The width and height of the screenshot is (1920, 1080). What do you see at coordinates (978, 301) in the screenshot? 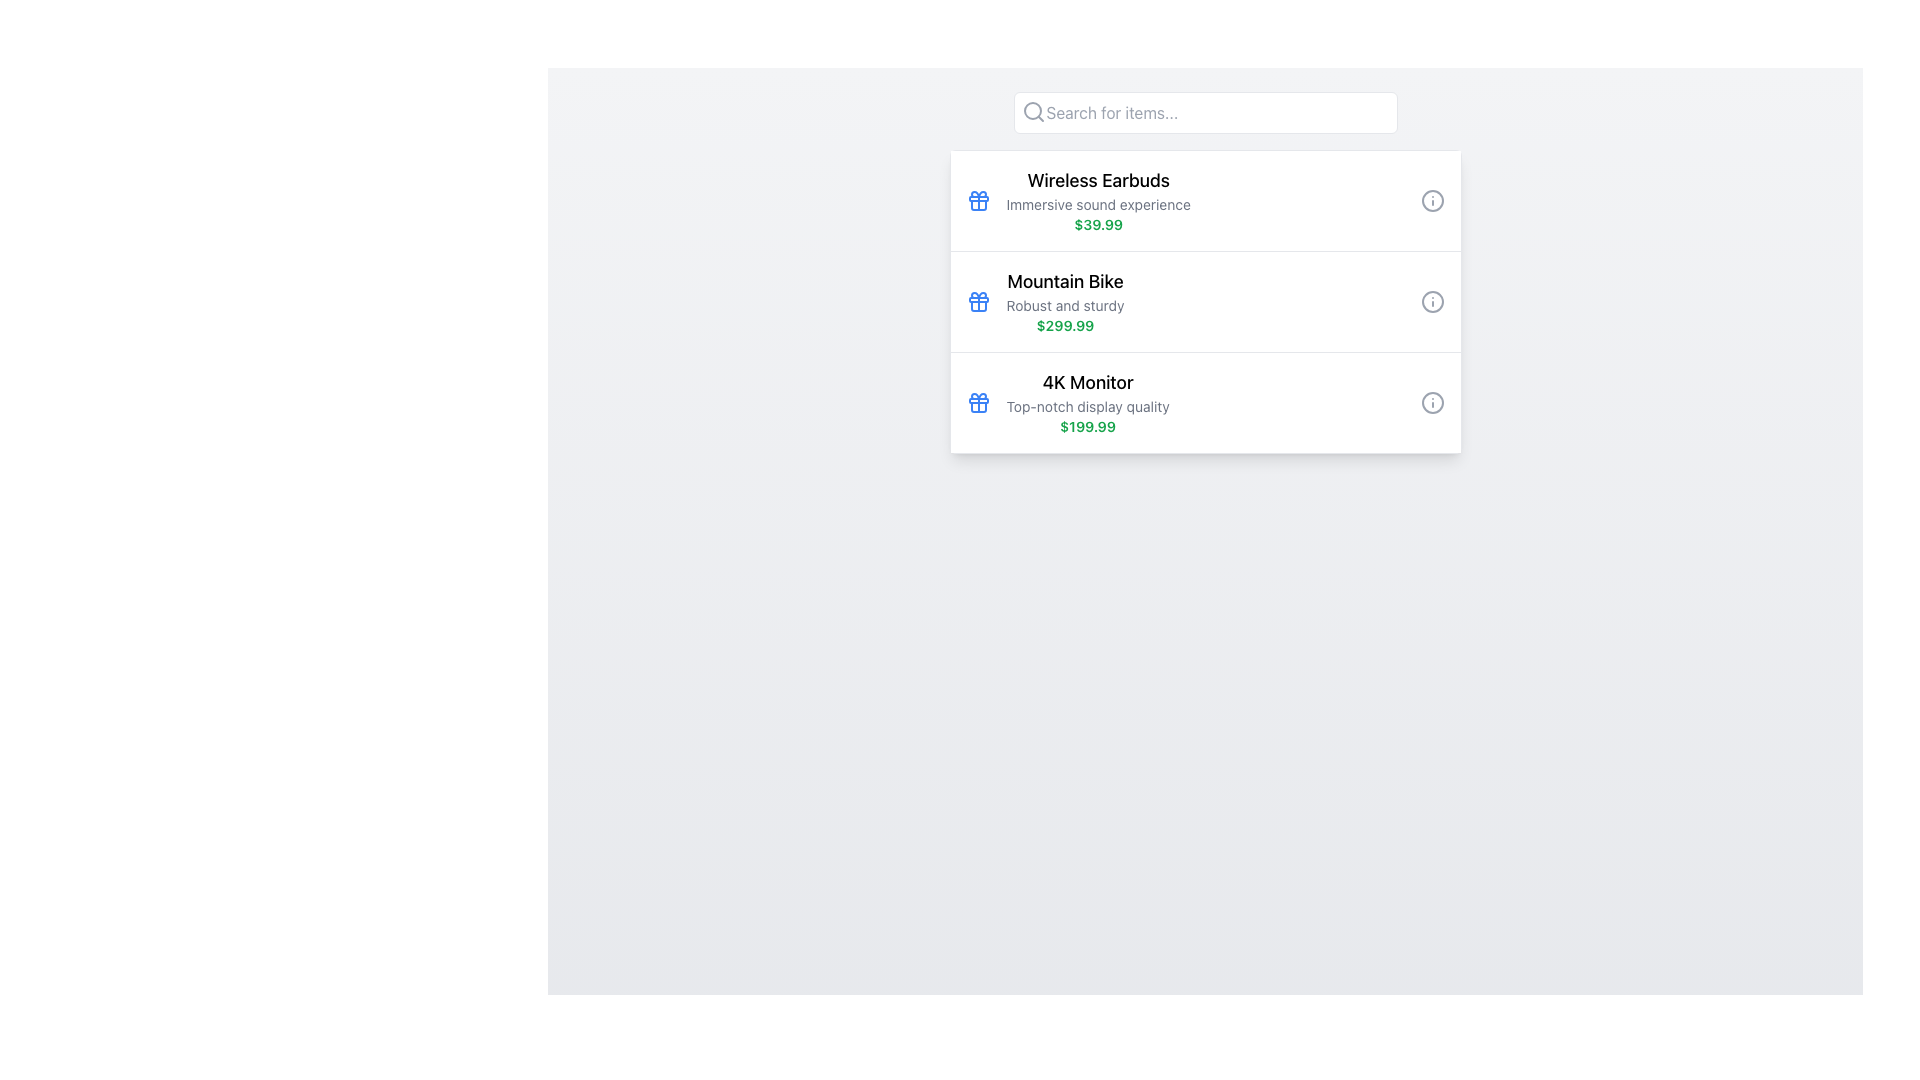
I see `the giftable icon for the 'Mountain Bike' item located in the second position of a vertical list, aligned to the left of the corresponding text` at bounding box center [978, 301].